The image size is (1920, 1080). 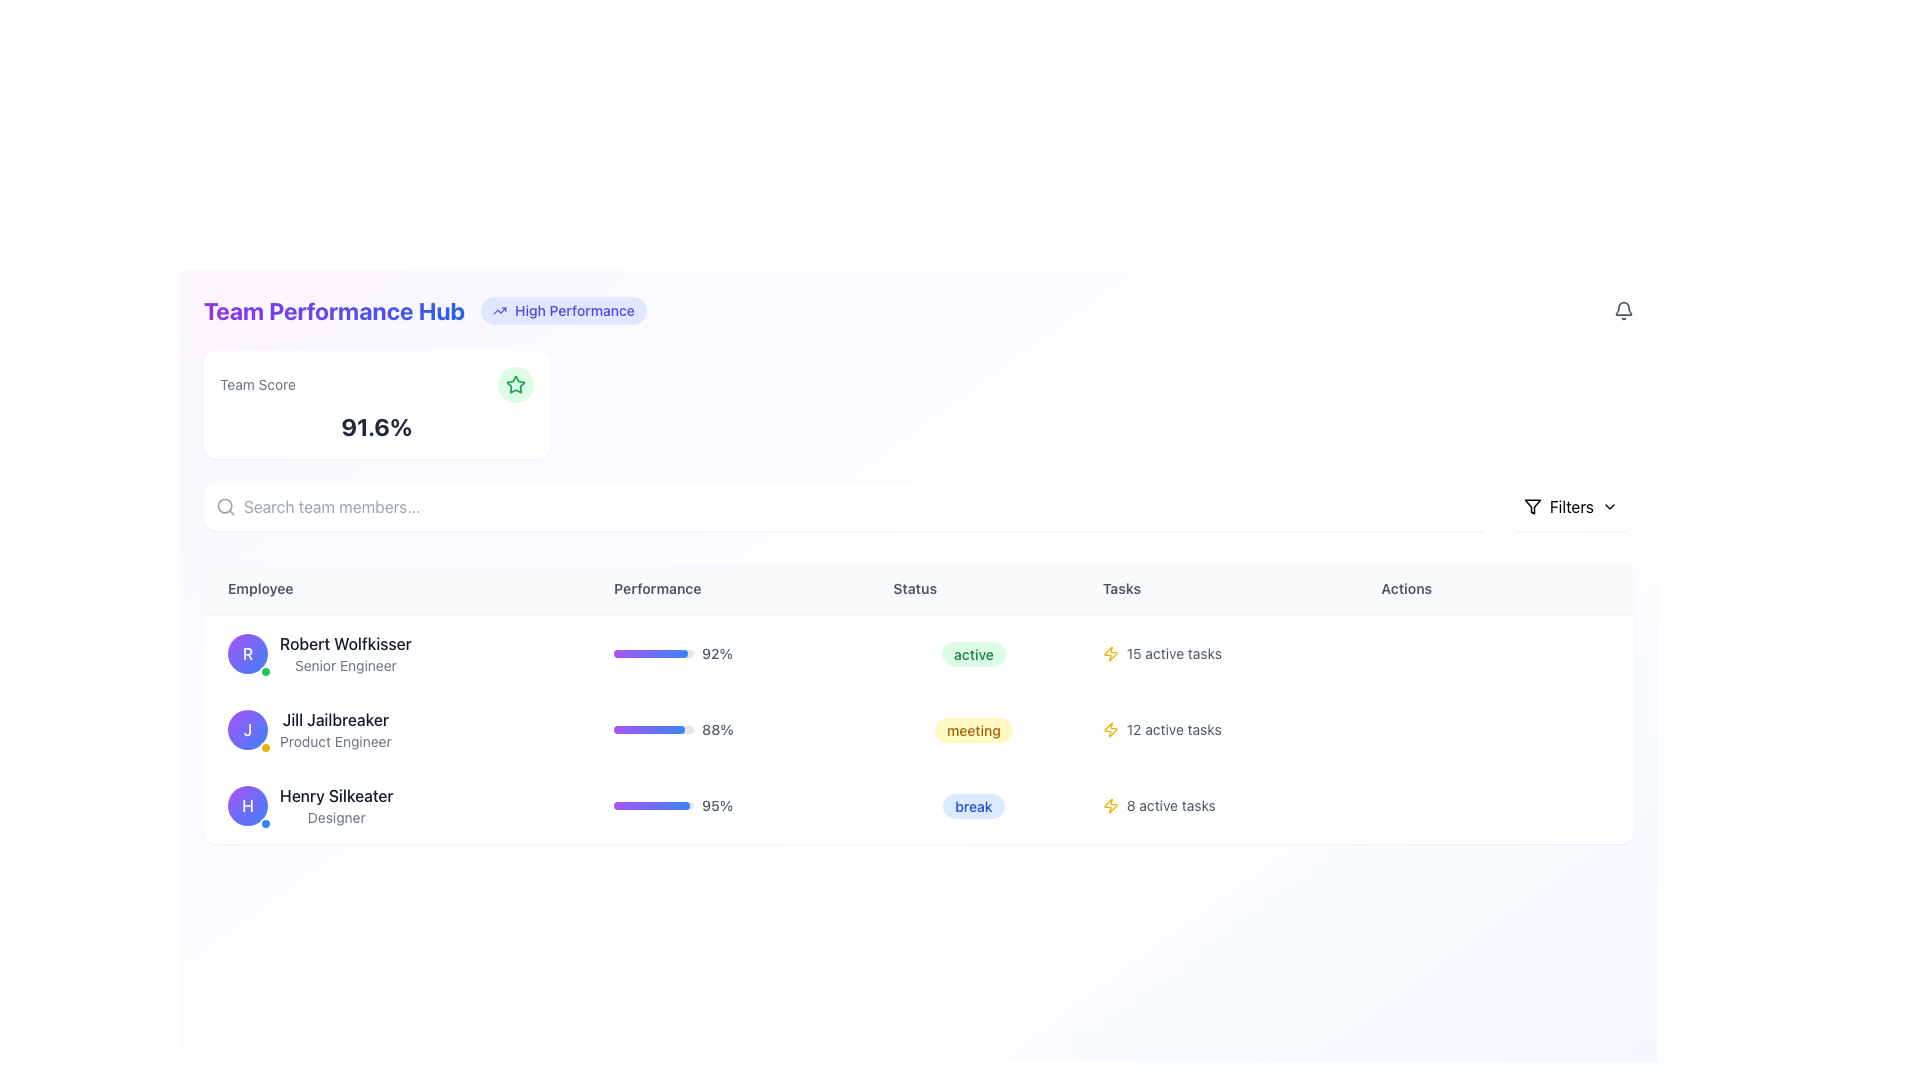 I want to click on the 'active' label, which is styled with green text on a light green rounded background, located in the 'Status' column of the table row for 'Robert Wolfkisser, Senior Engineer', so click(x=974, y=652).